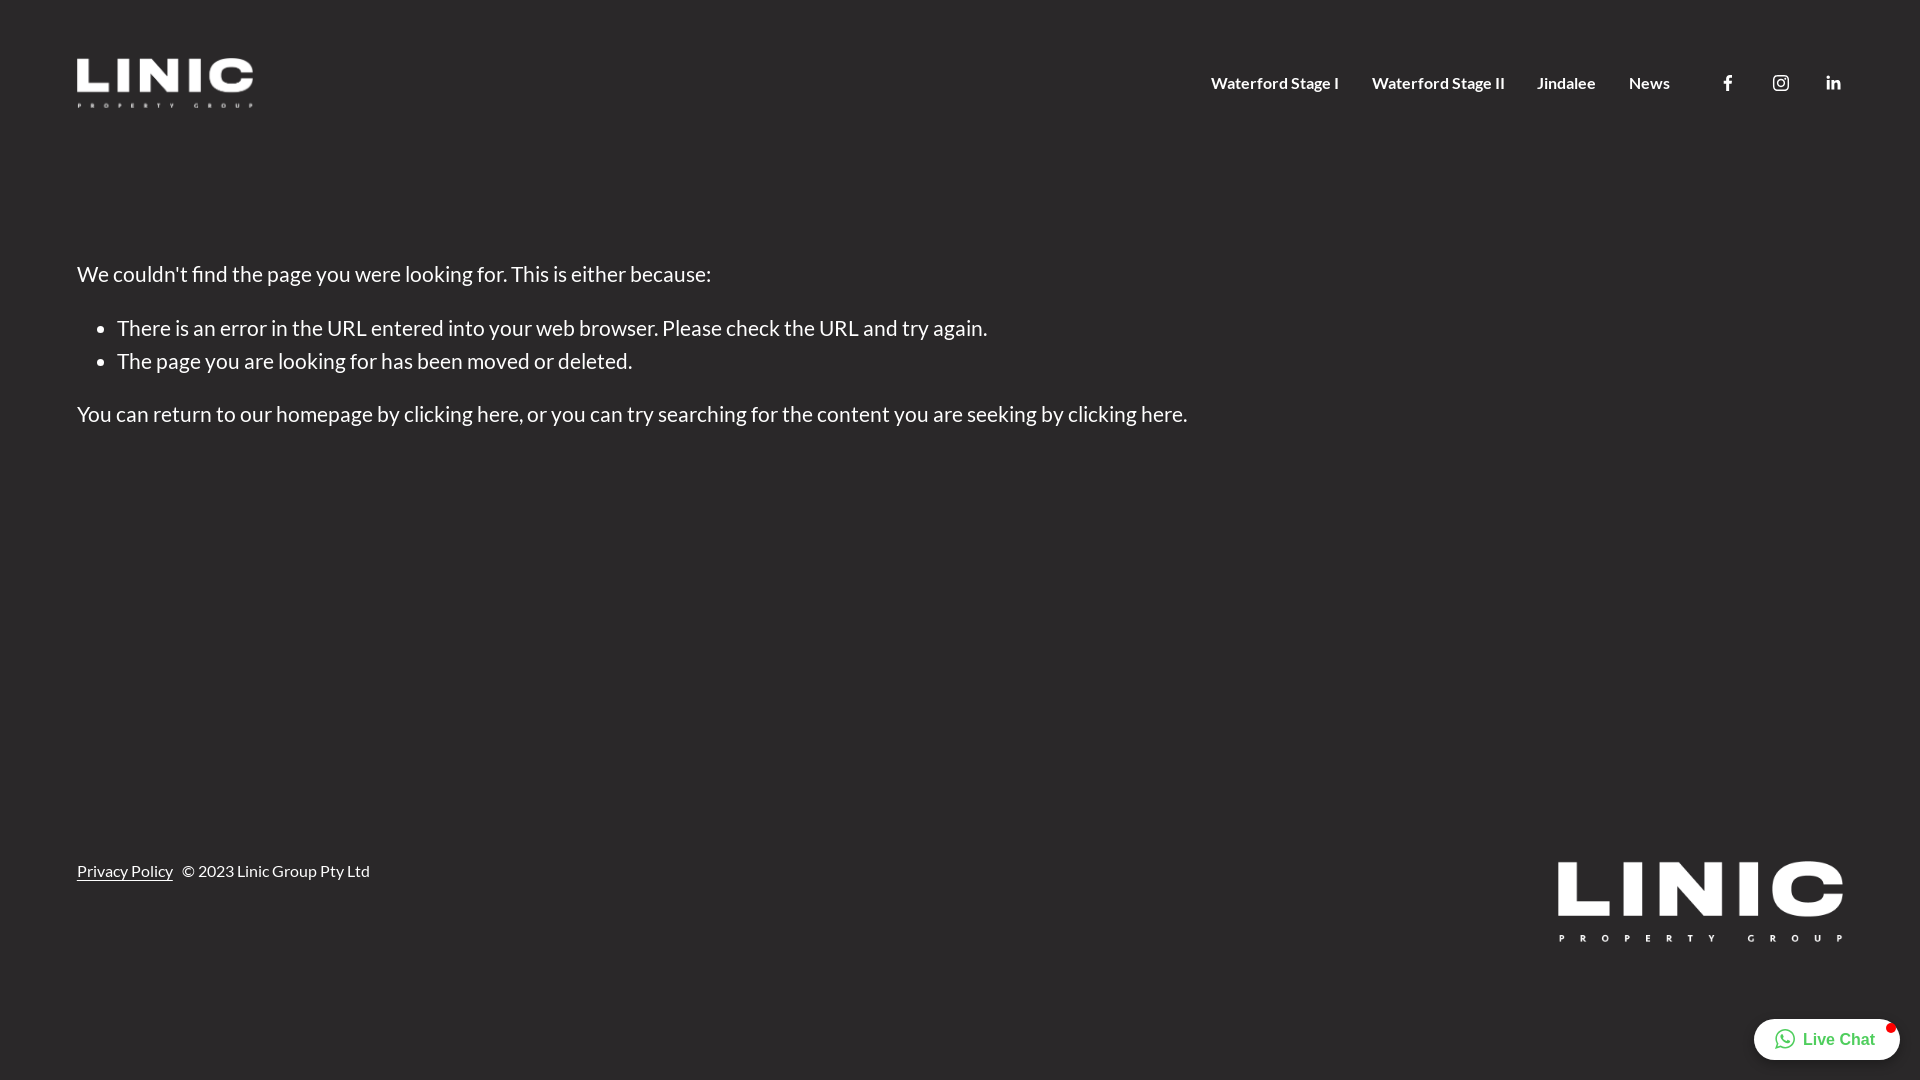 Image resolution: width=1920 pixels, height=1080 pixels. What do you see at coordinates (76, 870) in the screenshot?
I see `'Privacy Policy'` at bounding box center [76, 870].